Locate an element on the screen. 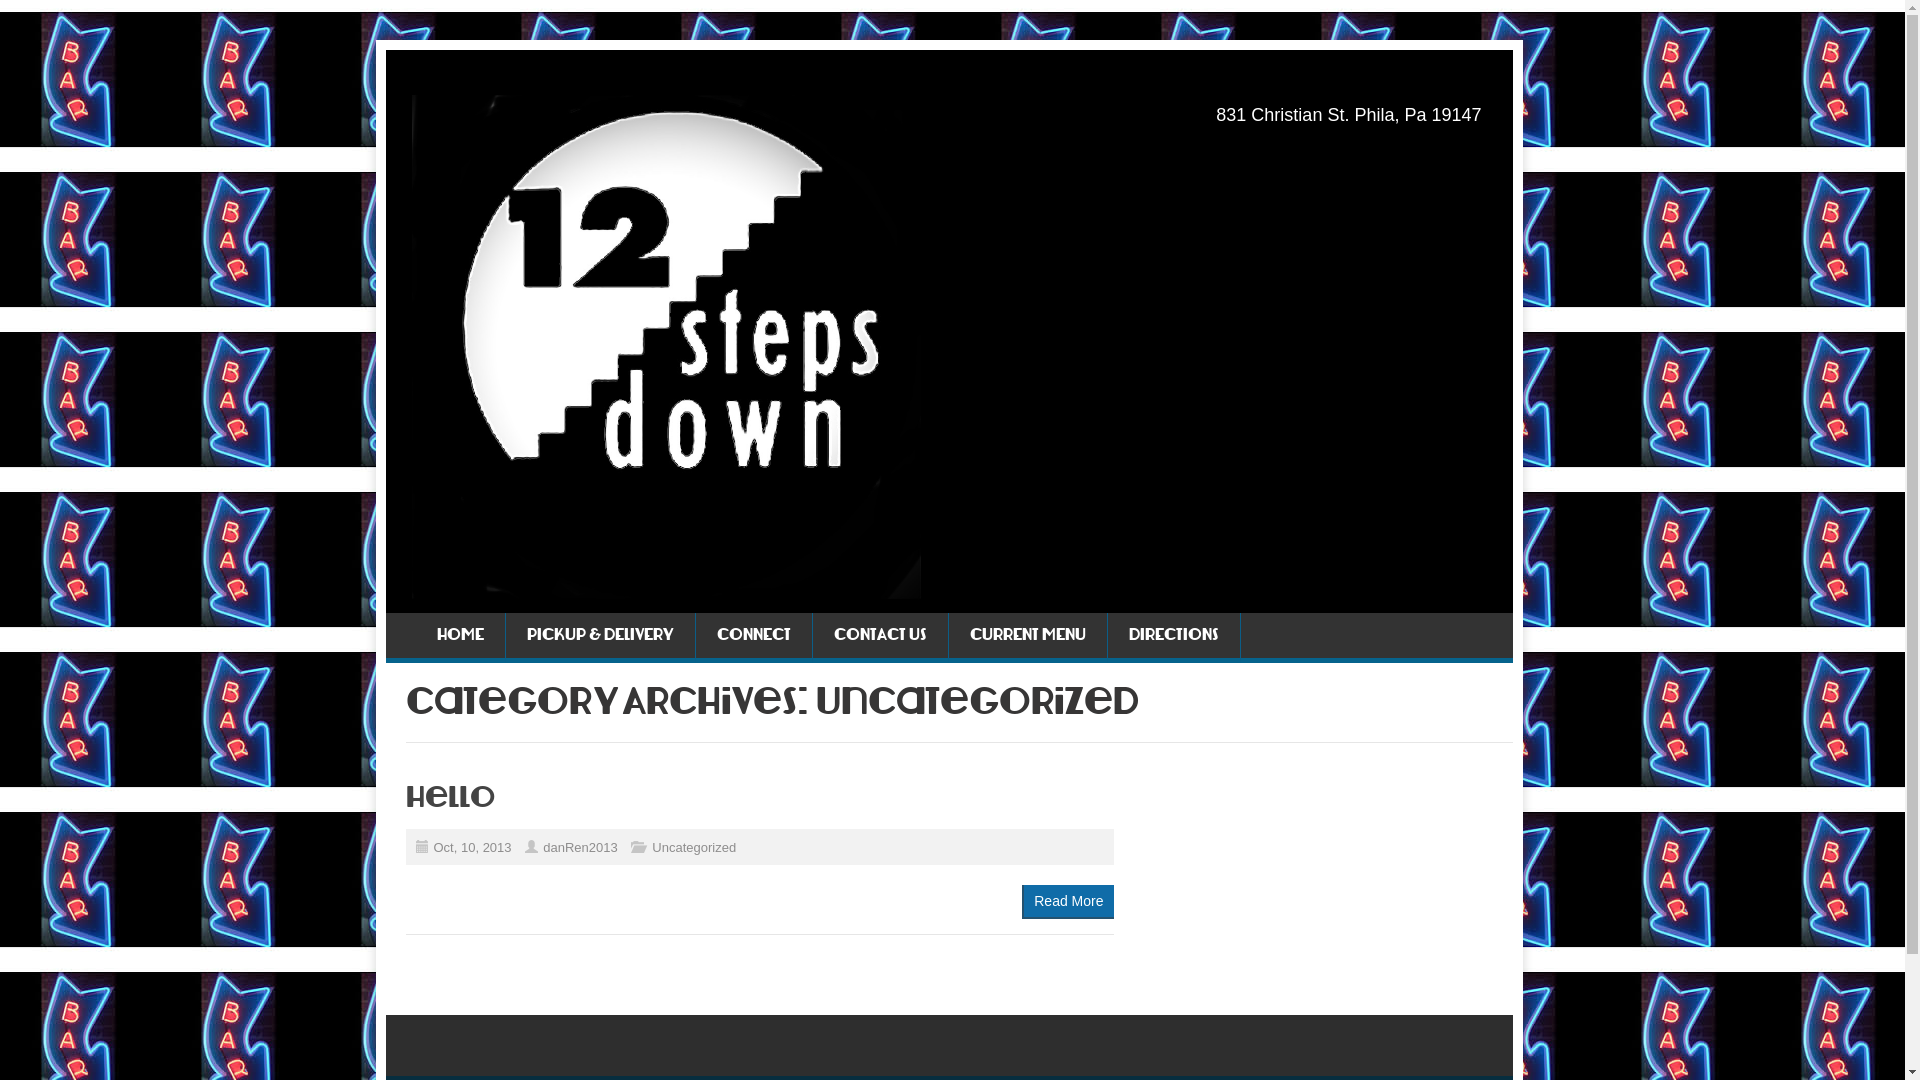  'CONTACT US' is located at coordinates (880, 635).